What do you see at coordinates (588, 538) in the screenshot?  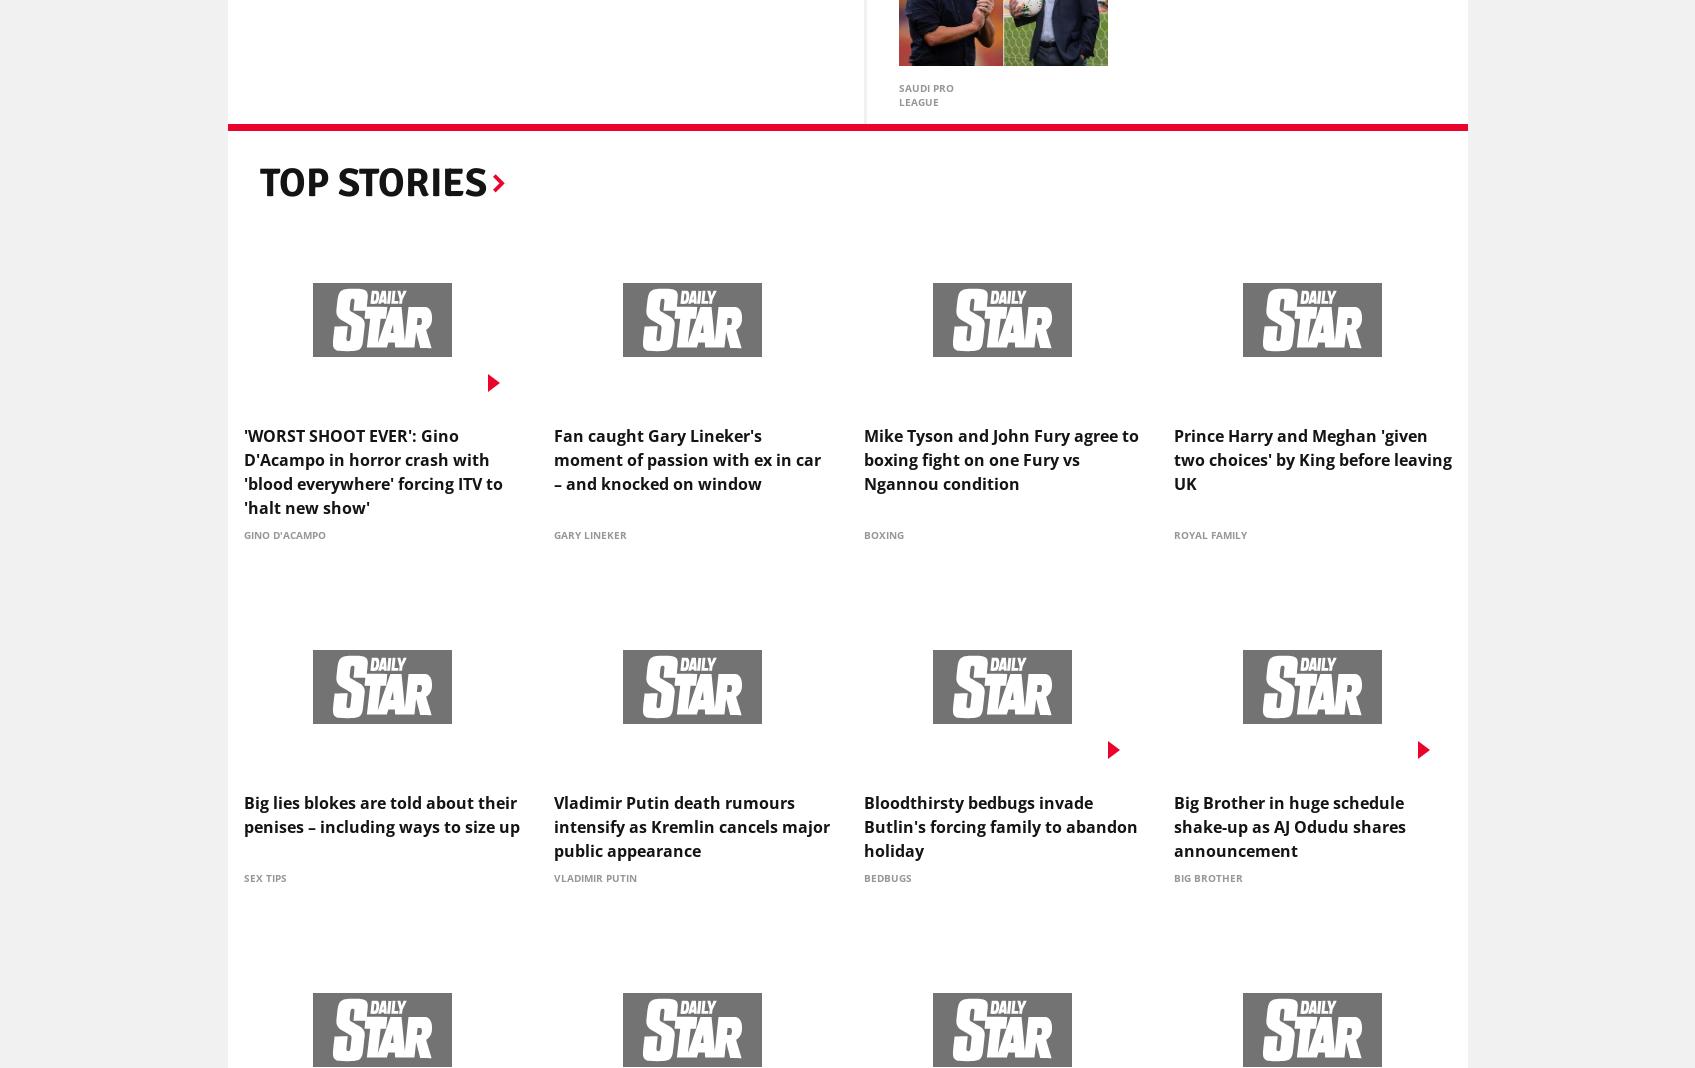 I see `'Gary Lineker'` at bounding box center [588, 538].